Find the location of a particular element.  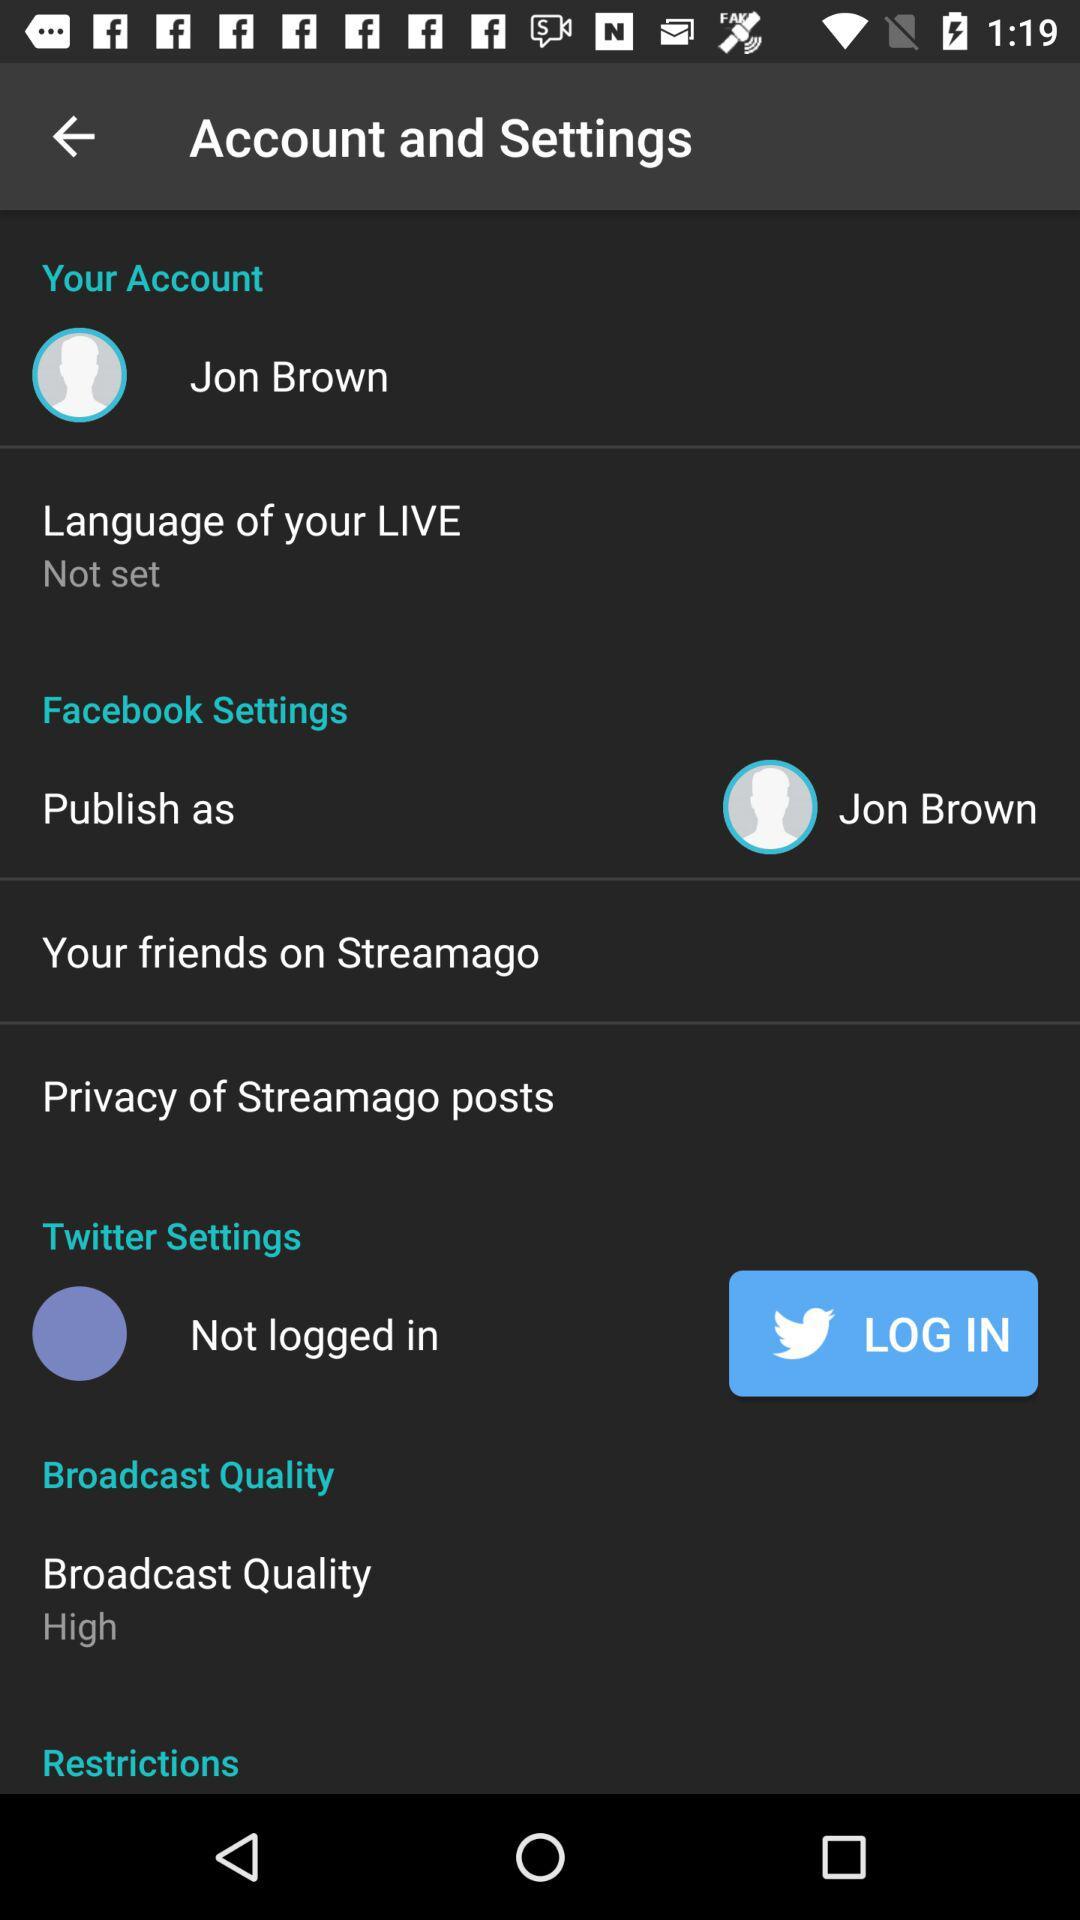

the facebook settings is located at coordinates (540, 687).